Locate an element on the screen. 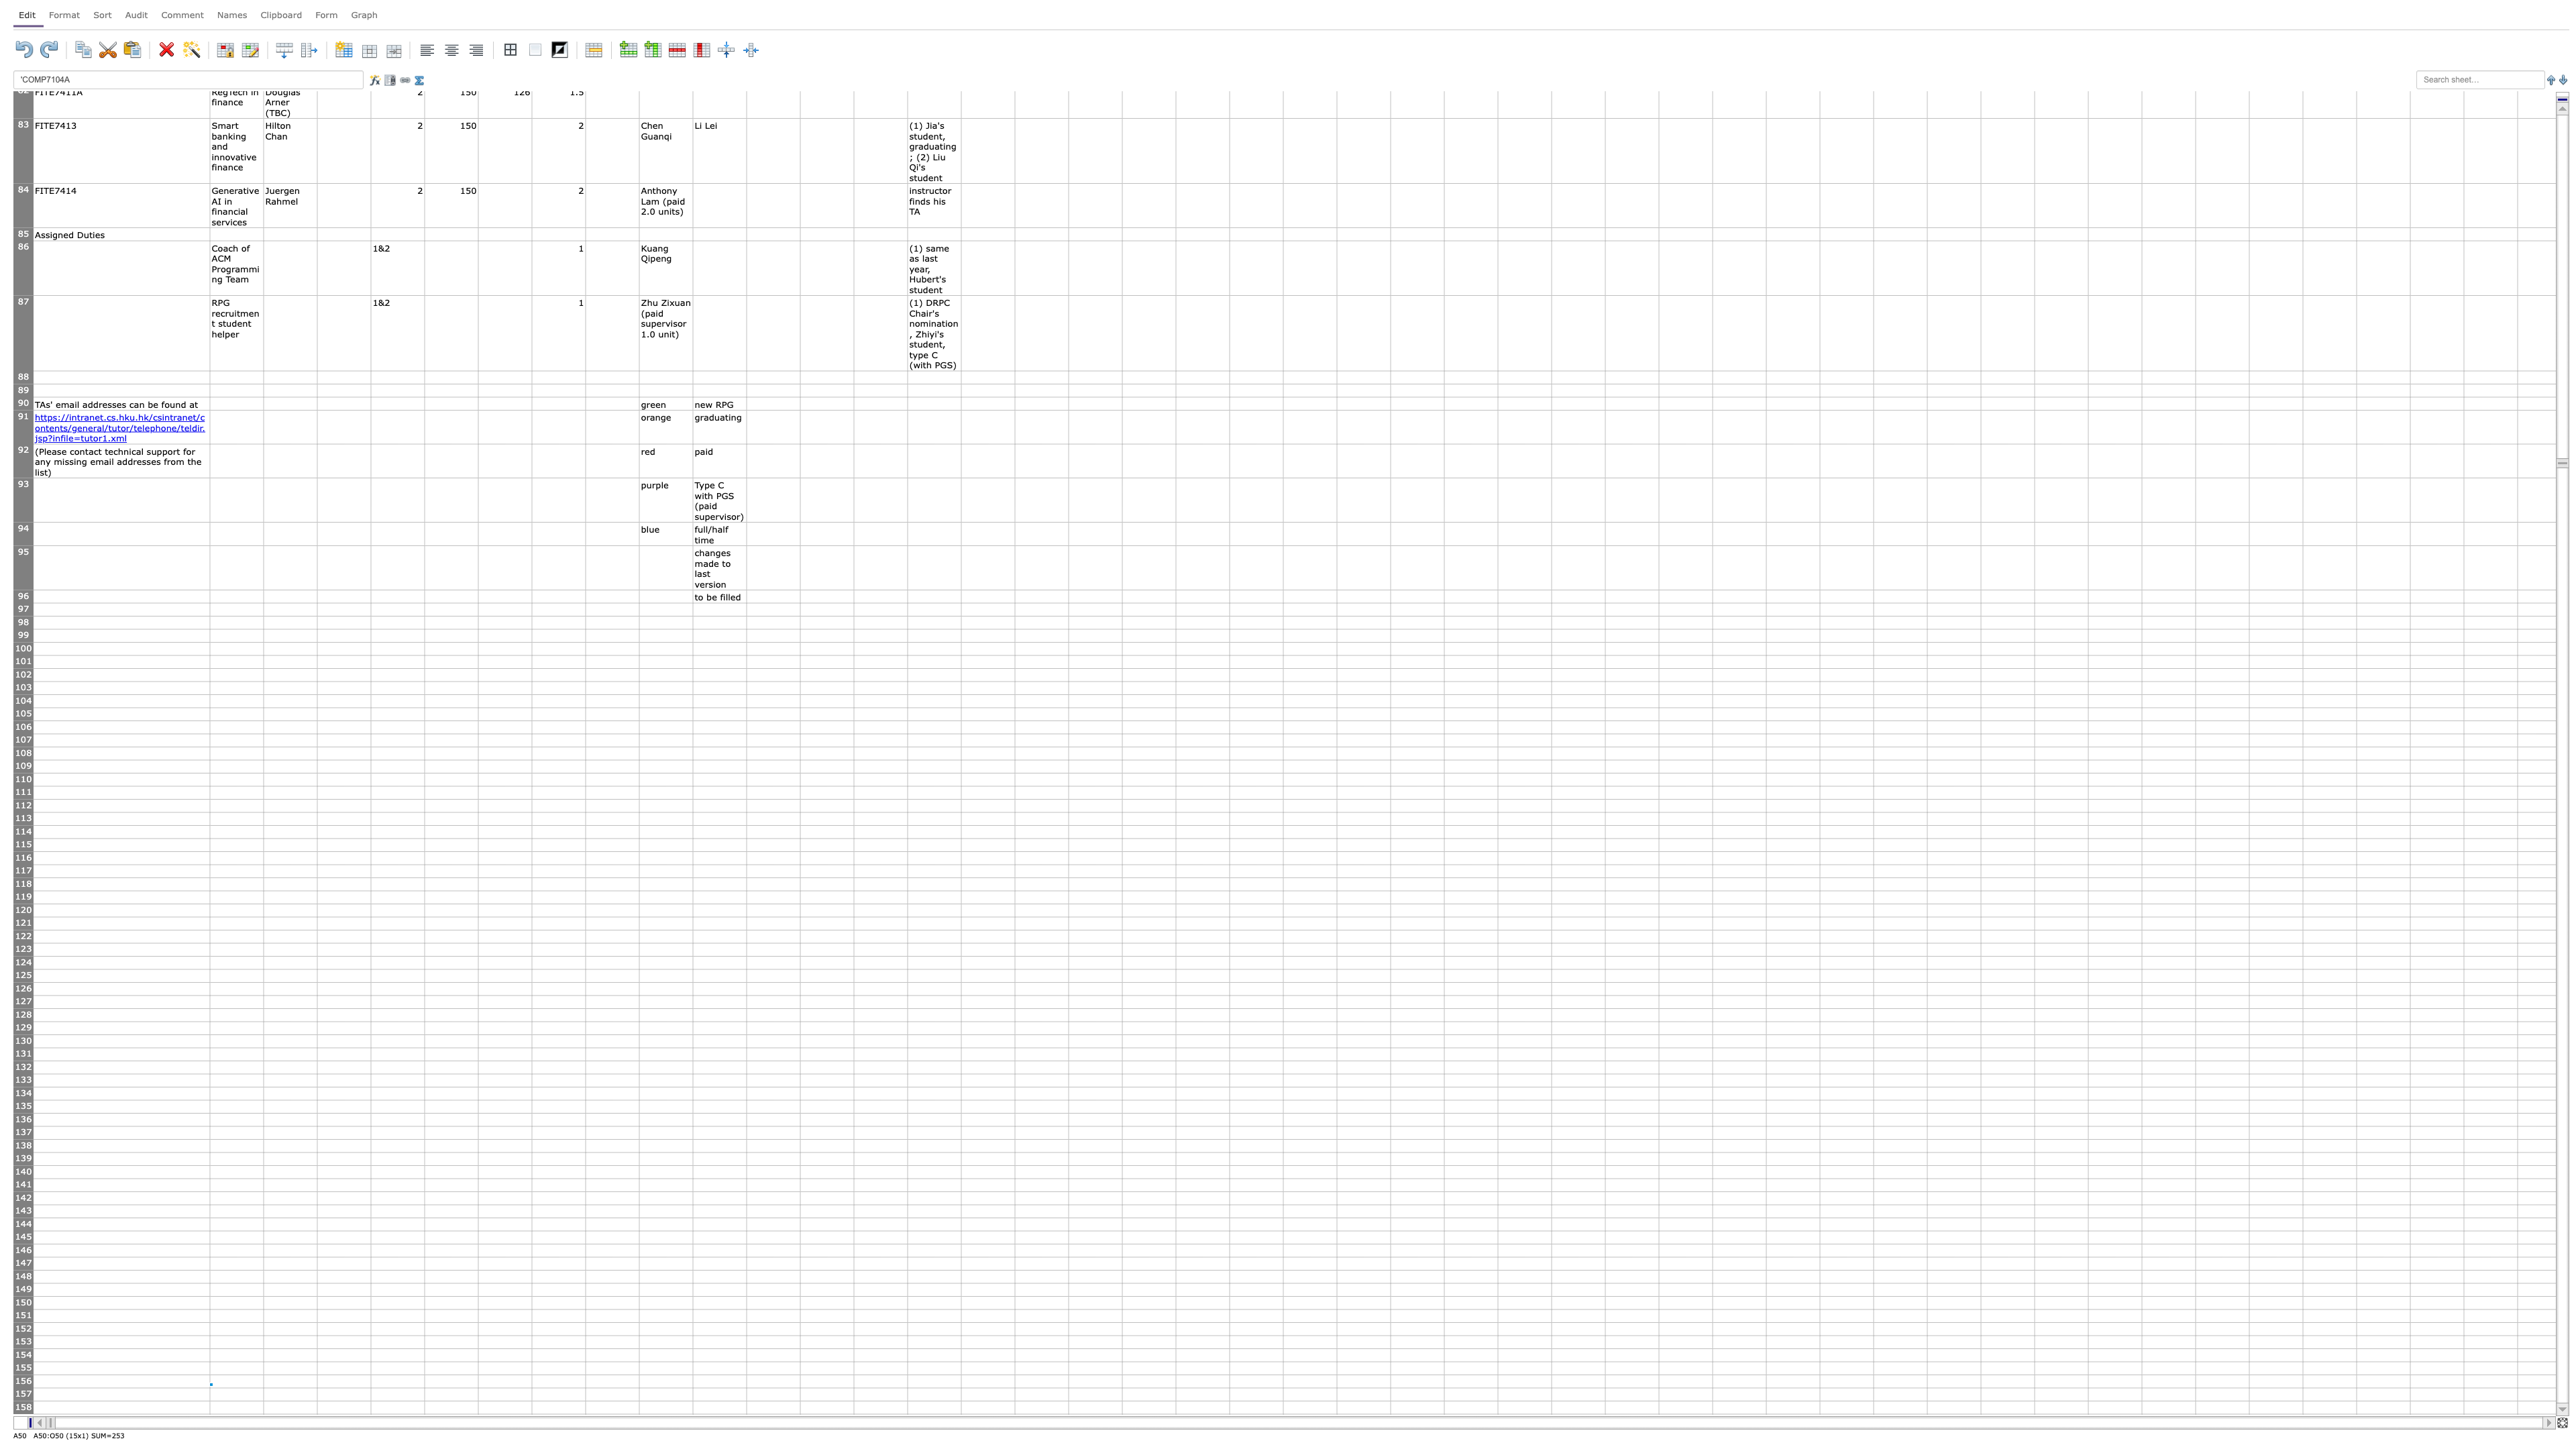 The image size is (2576, 1449). entire row 154 is located at coordinates (23, 1355).